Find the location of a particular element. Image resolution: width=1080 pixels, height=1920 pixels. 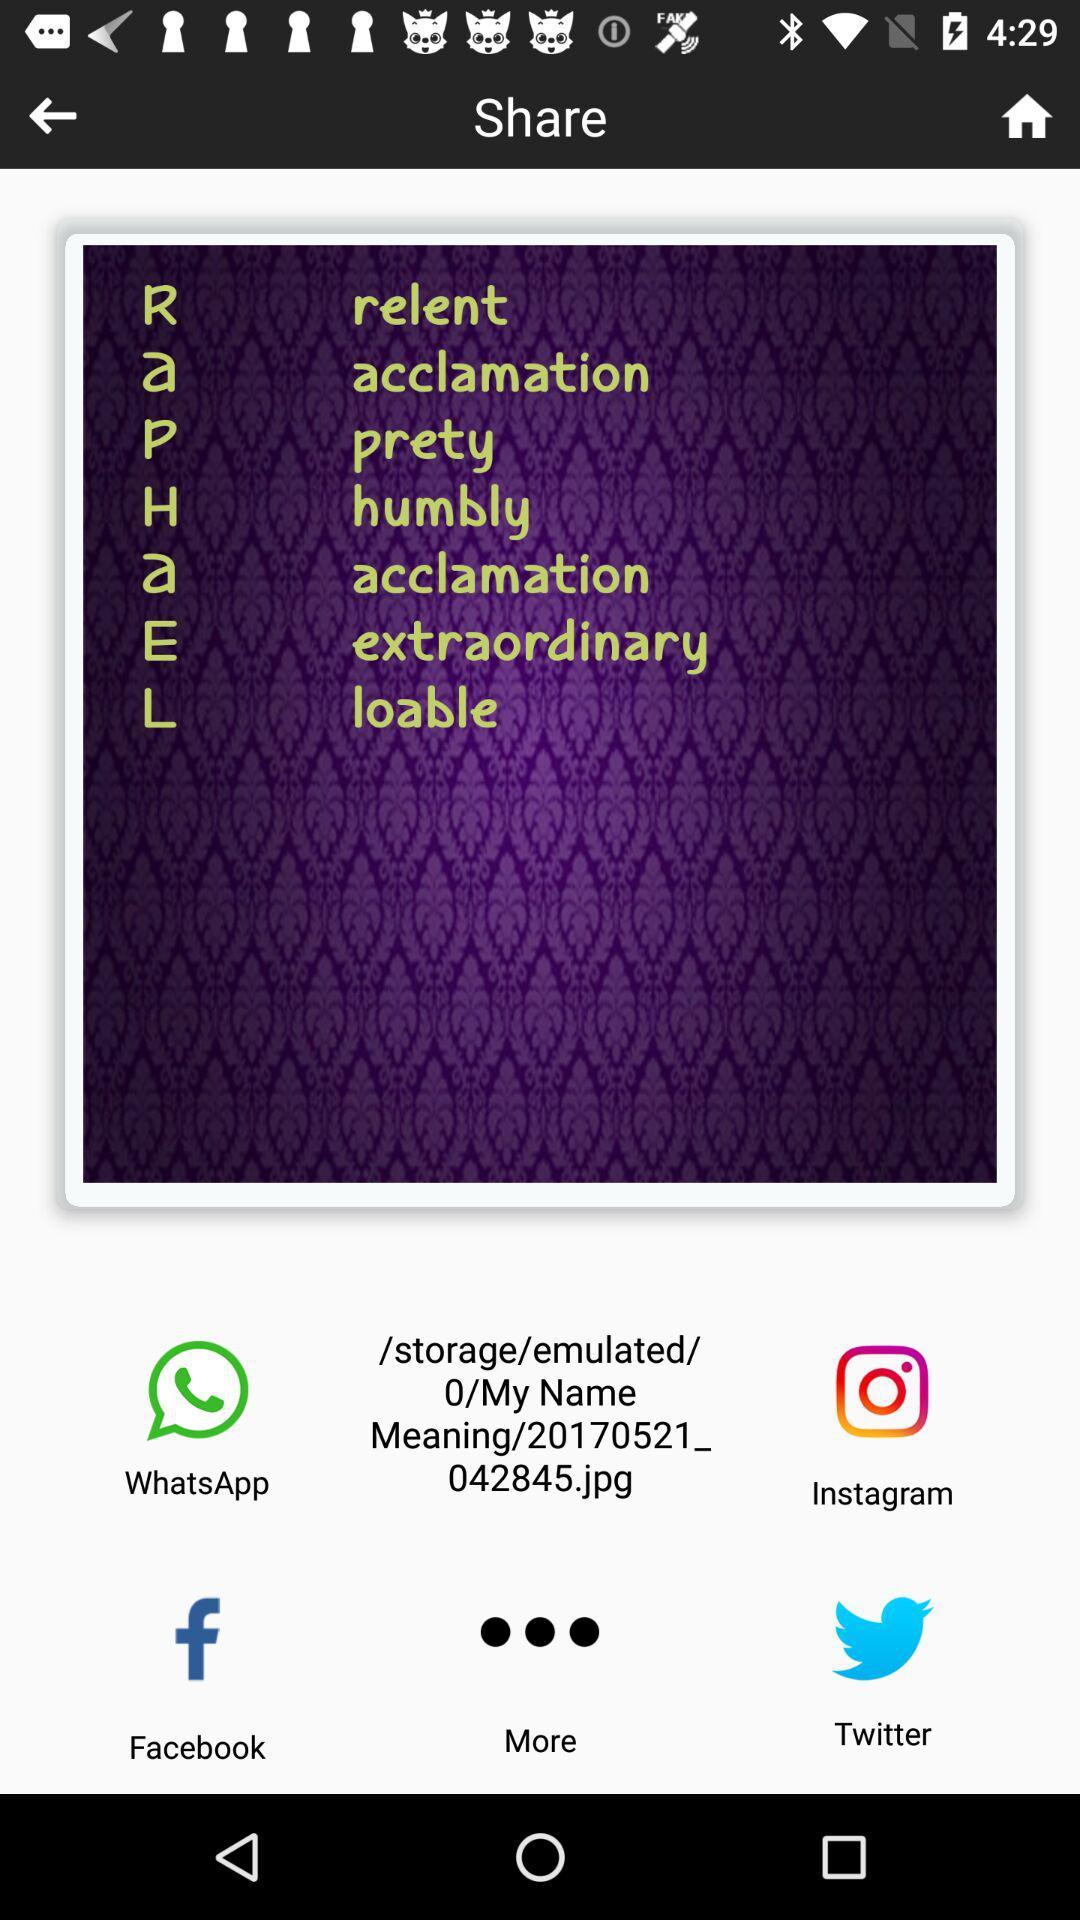

the icon below storage emulated 0 icon is located at coordinates (540, 1632).